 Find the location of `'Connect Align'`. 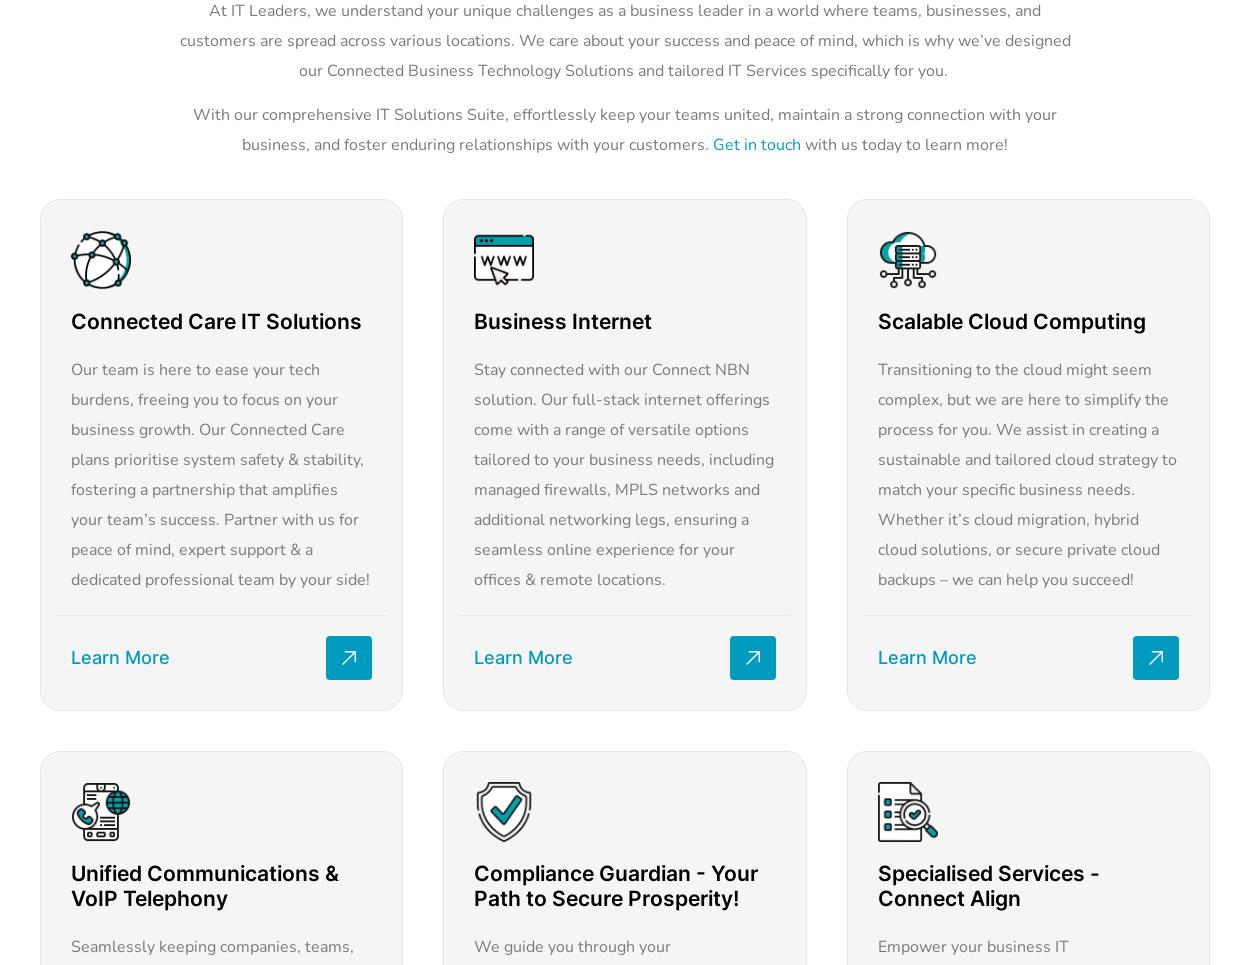

'Connect Align' is located at coordinates (947, 897).